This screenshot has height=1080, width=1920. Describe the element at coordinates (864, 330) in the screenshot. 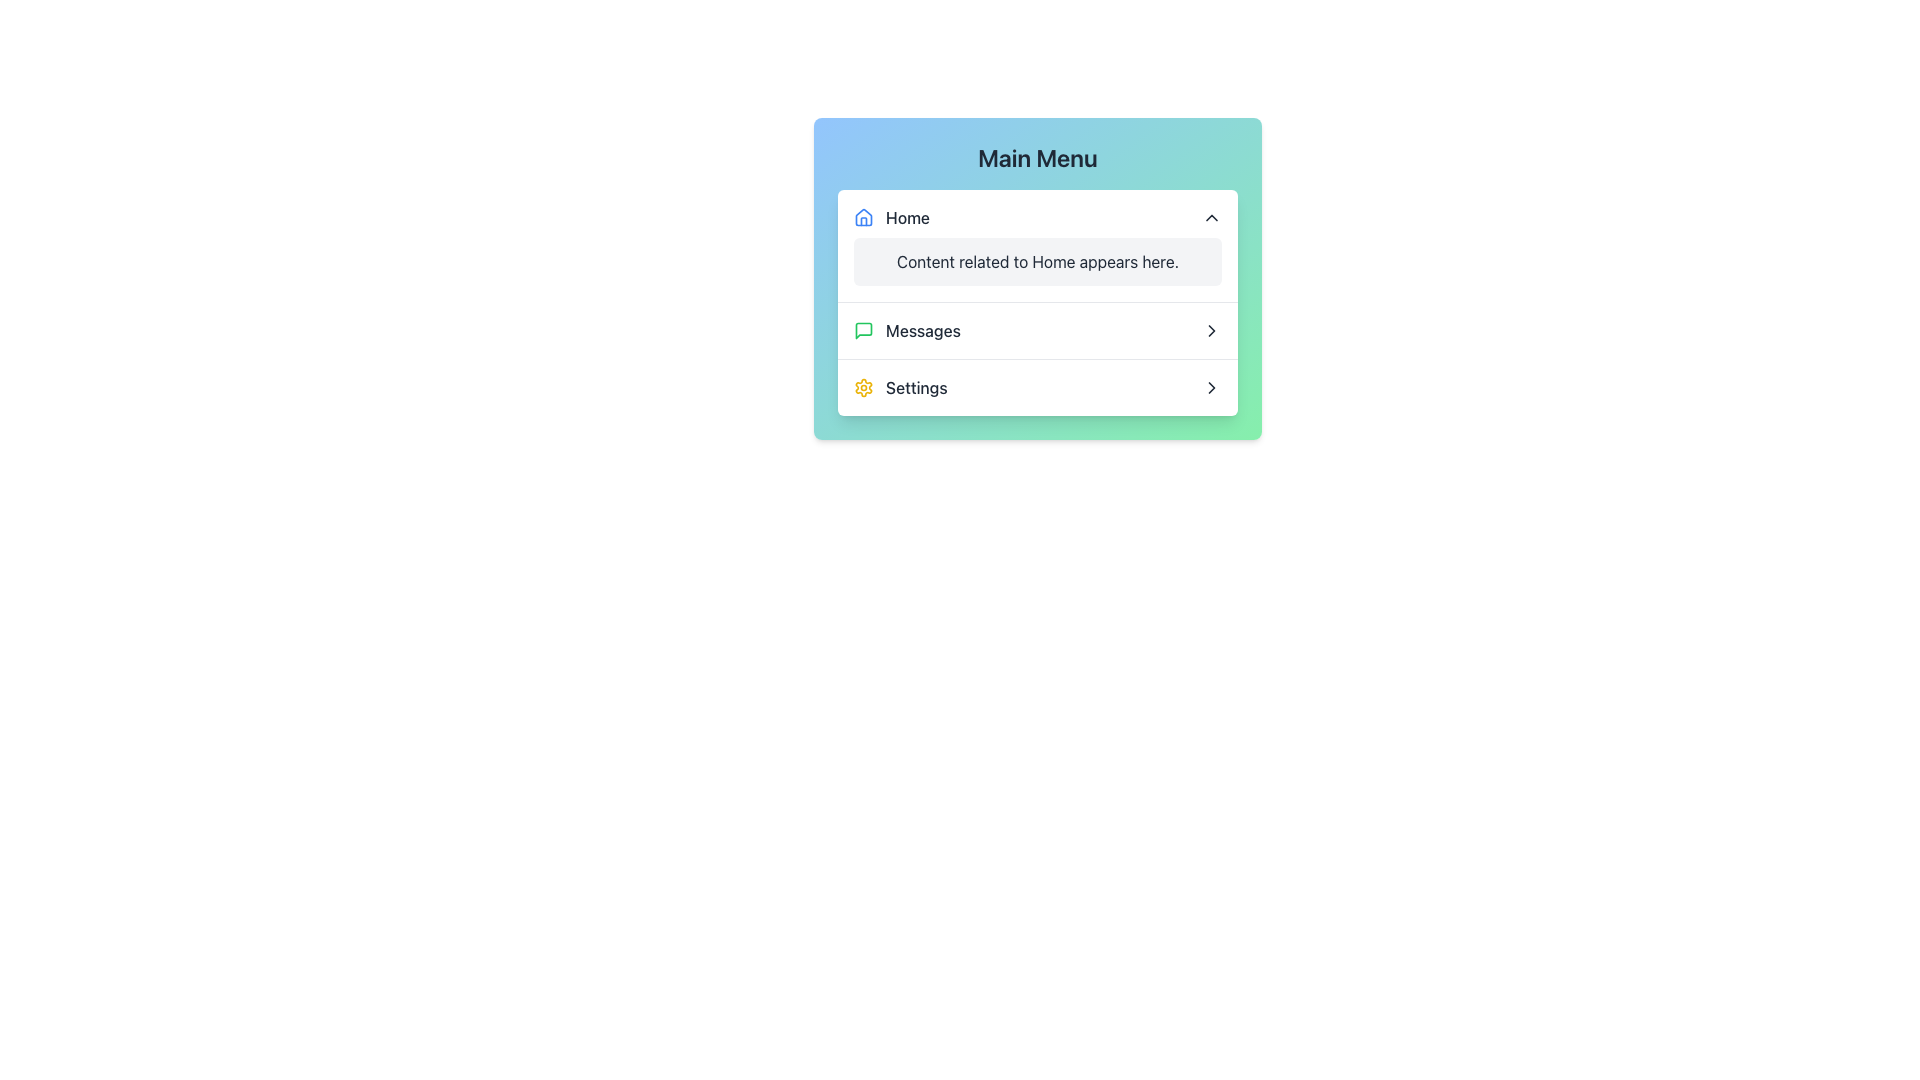

I see `the 'Messages' icon located in the green and white menu card, which is the second icon in the vertical list under the 'Main Menu' group` at that location.